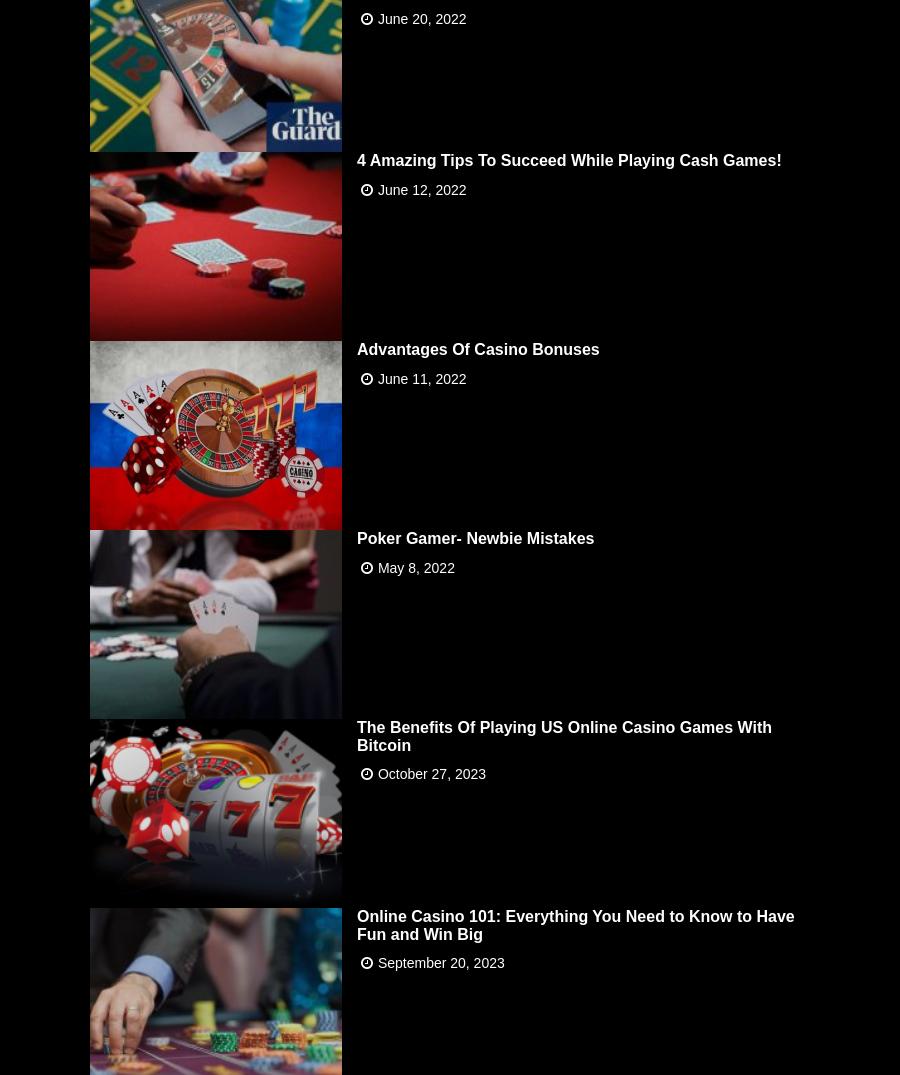  Describe the element at coordinates (568, 159) in the screenshot. I see `'4 Amazing Tips To Succeed While Playing Cash Games!'` at that location.